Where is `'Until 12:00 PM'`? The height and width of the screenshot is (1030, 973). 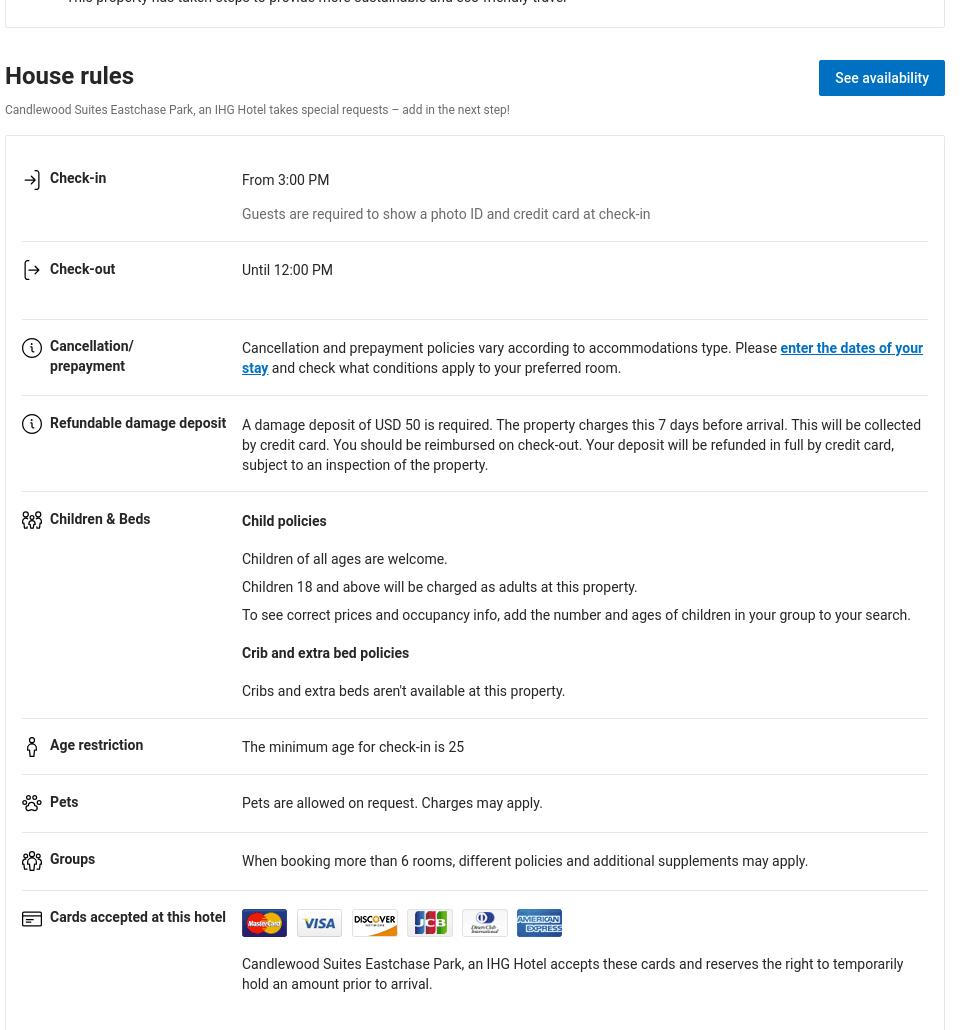
'Until 12:00 PM' is located at coordinates (287, 268).